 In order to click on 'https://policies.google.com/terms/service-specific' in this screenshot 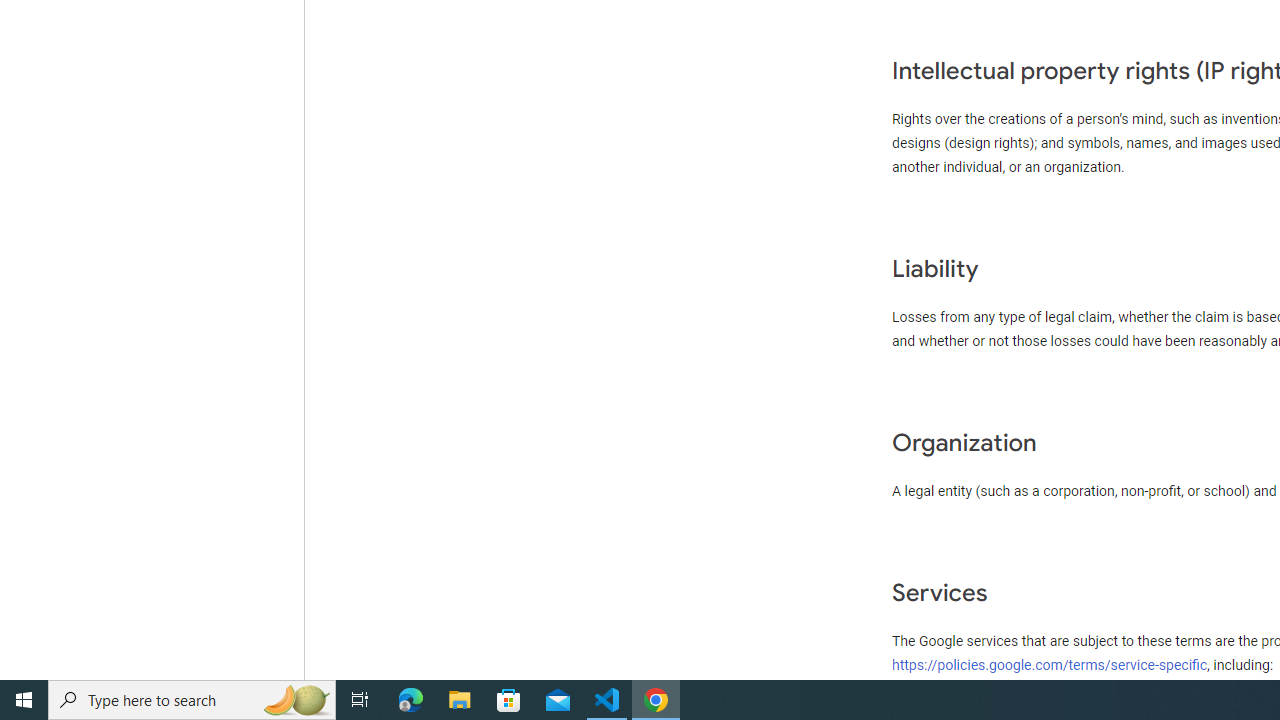, I will do `click(1049, 664)`.